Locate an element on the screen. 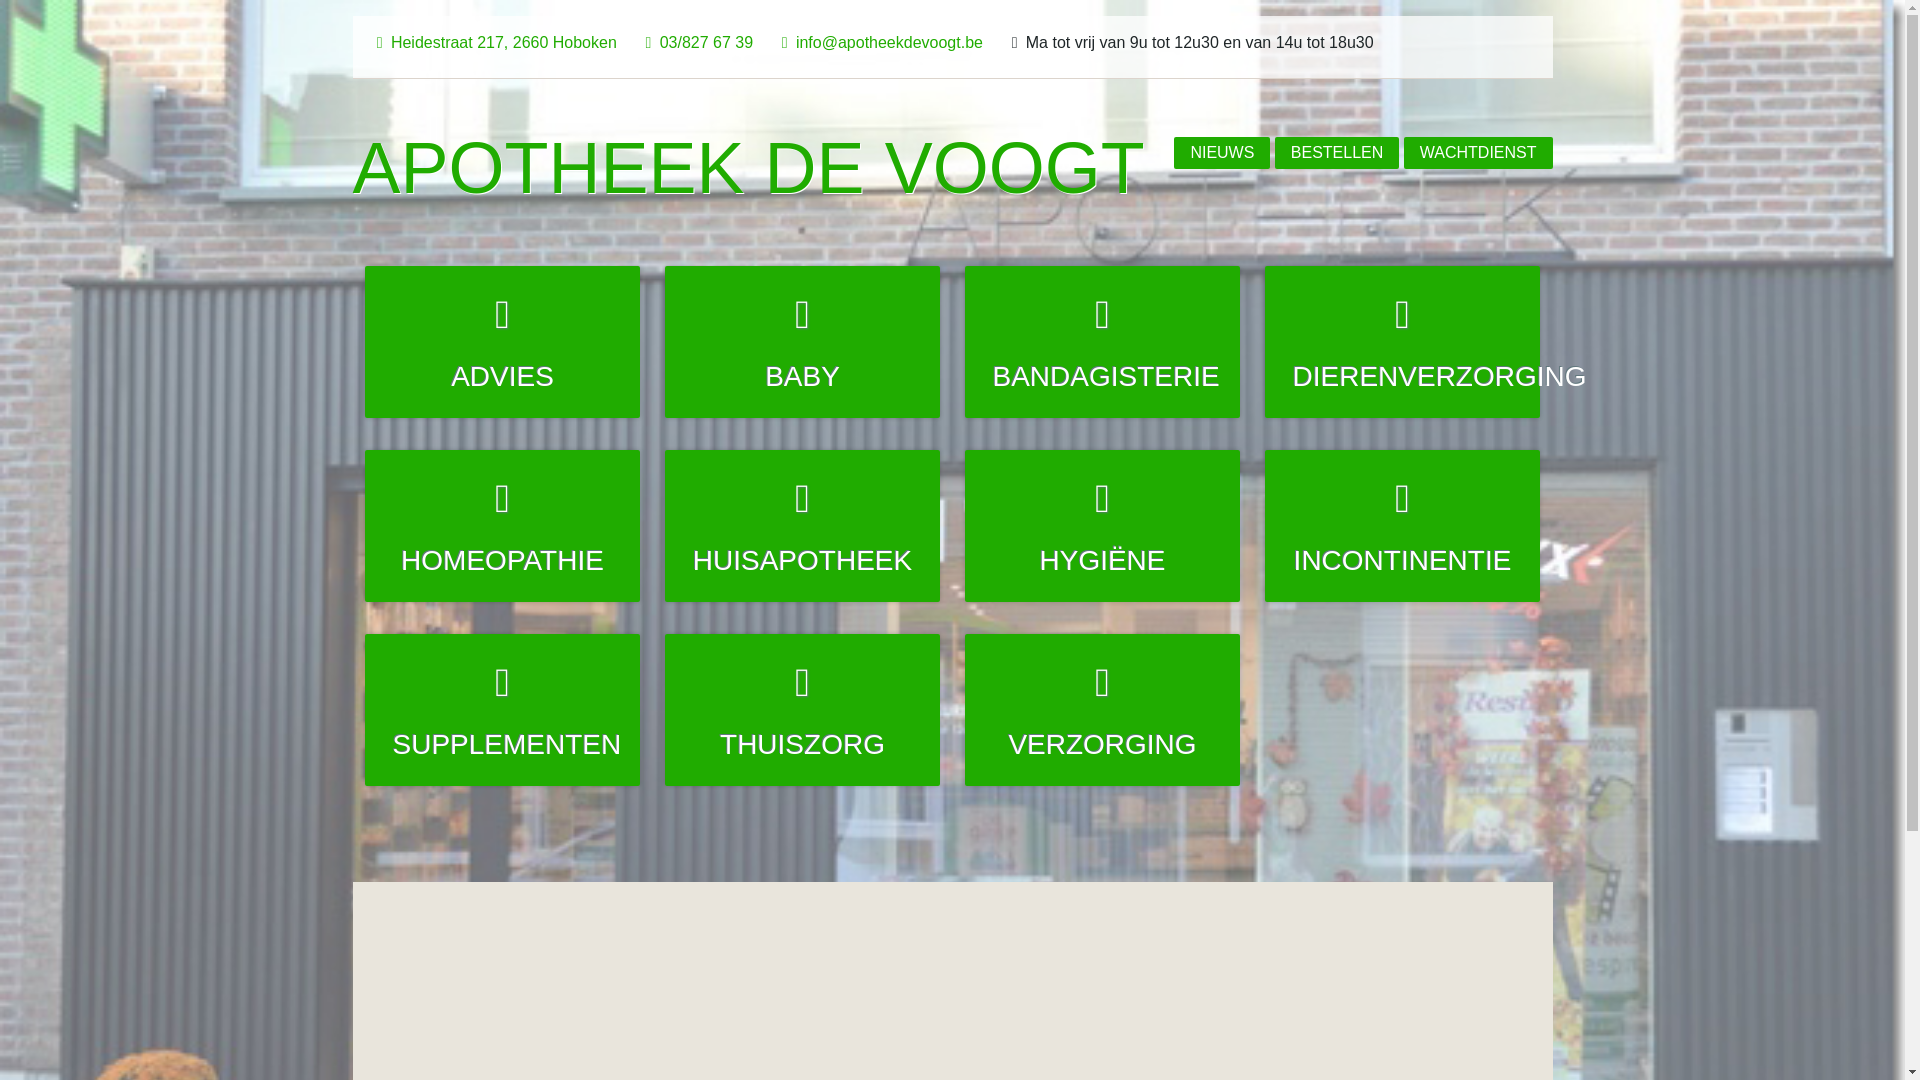  'BABY' is located at coordinates (802, 341).